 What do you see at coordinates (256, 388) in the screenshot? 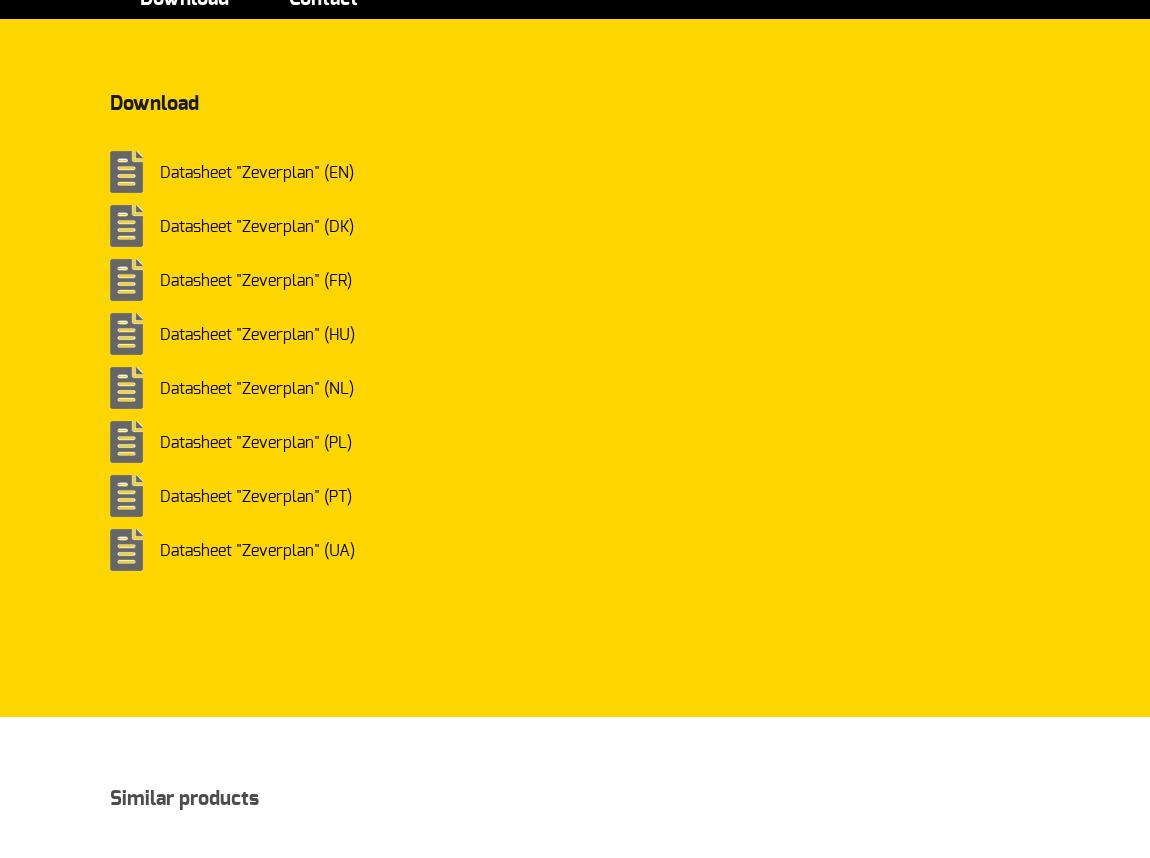
I see `'Datasheet "Zeverplan" (NL)'` at bounding box center [256, 388].